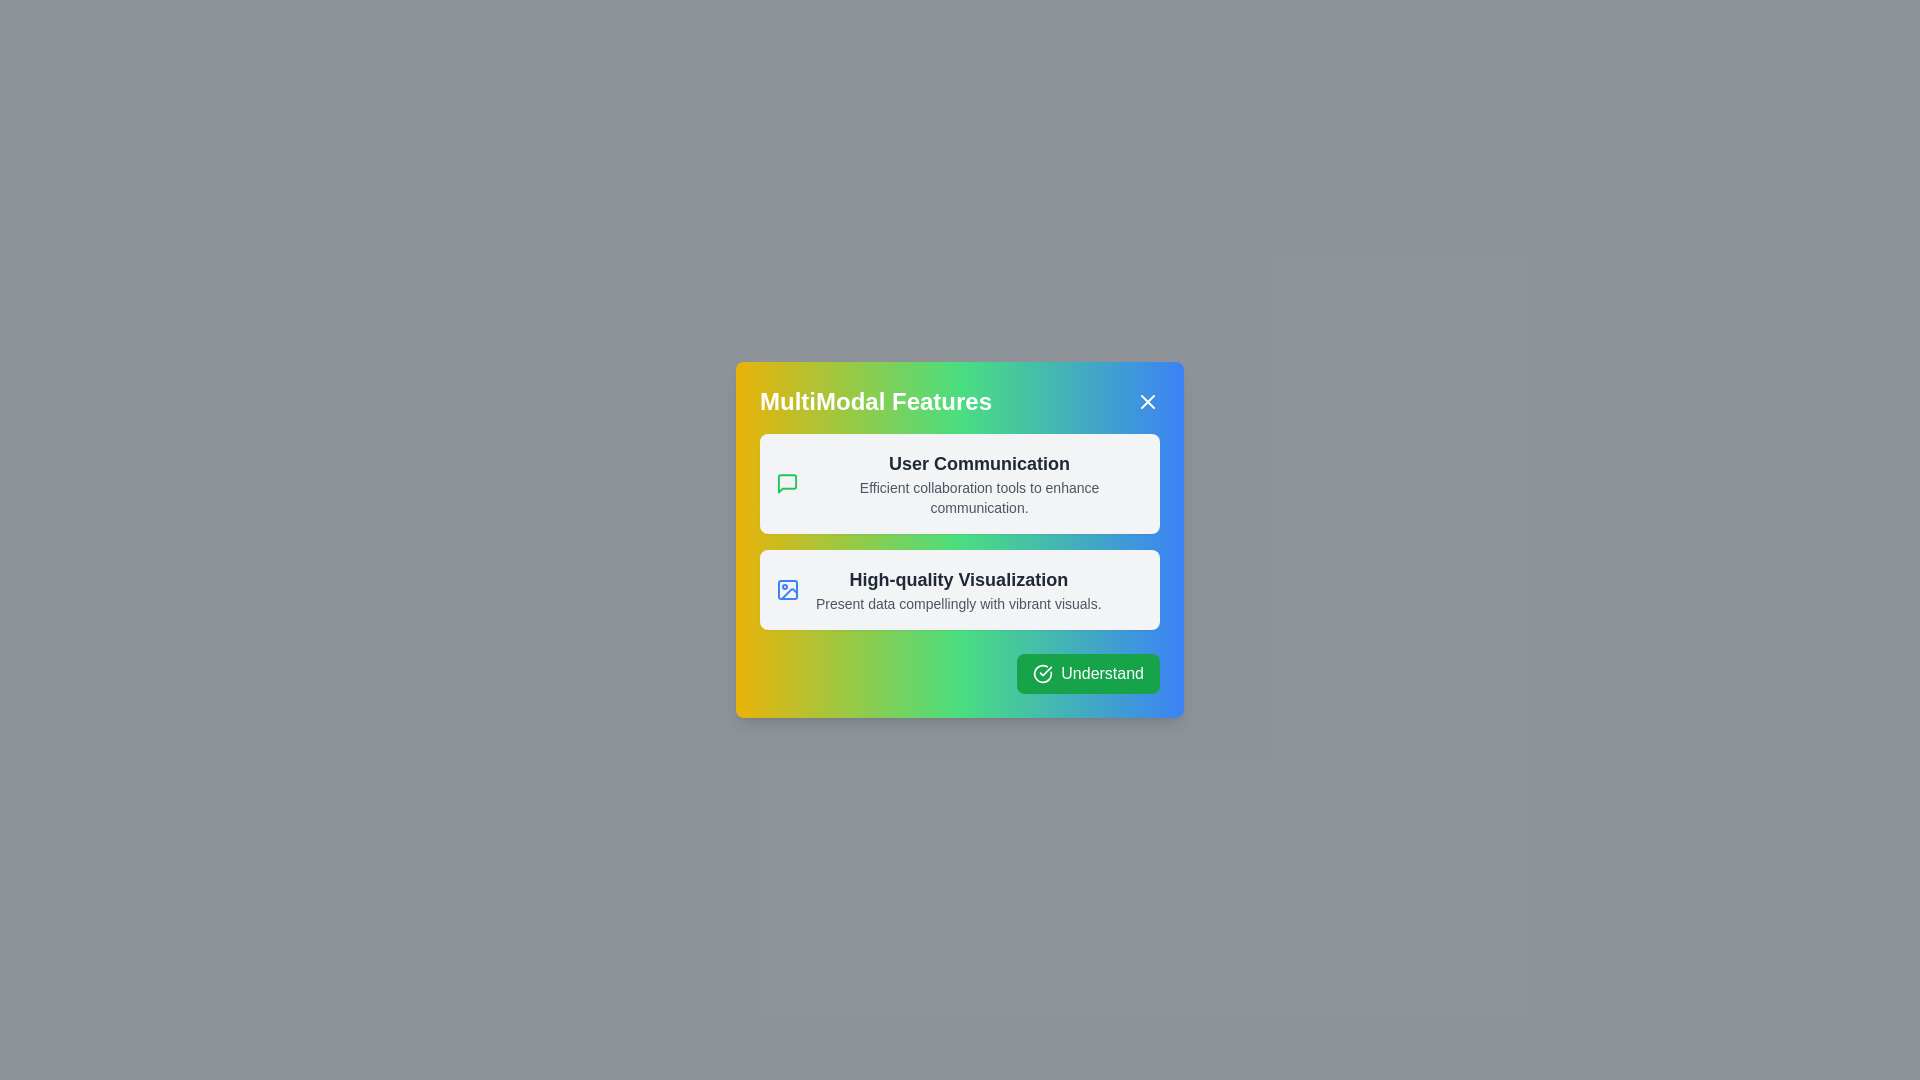 The height and width of the screenshot is (1080, 1920). I want to click on the 'Understand' button to confirm and close the dialog, so click(1087, 674).